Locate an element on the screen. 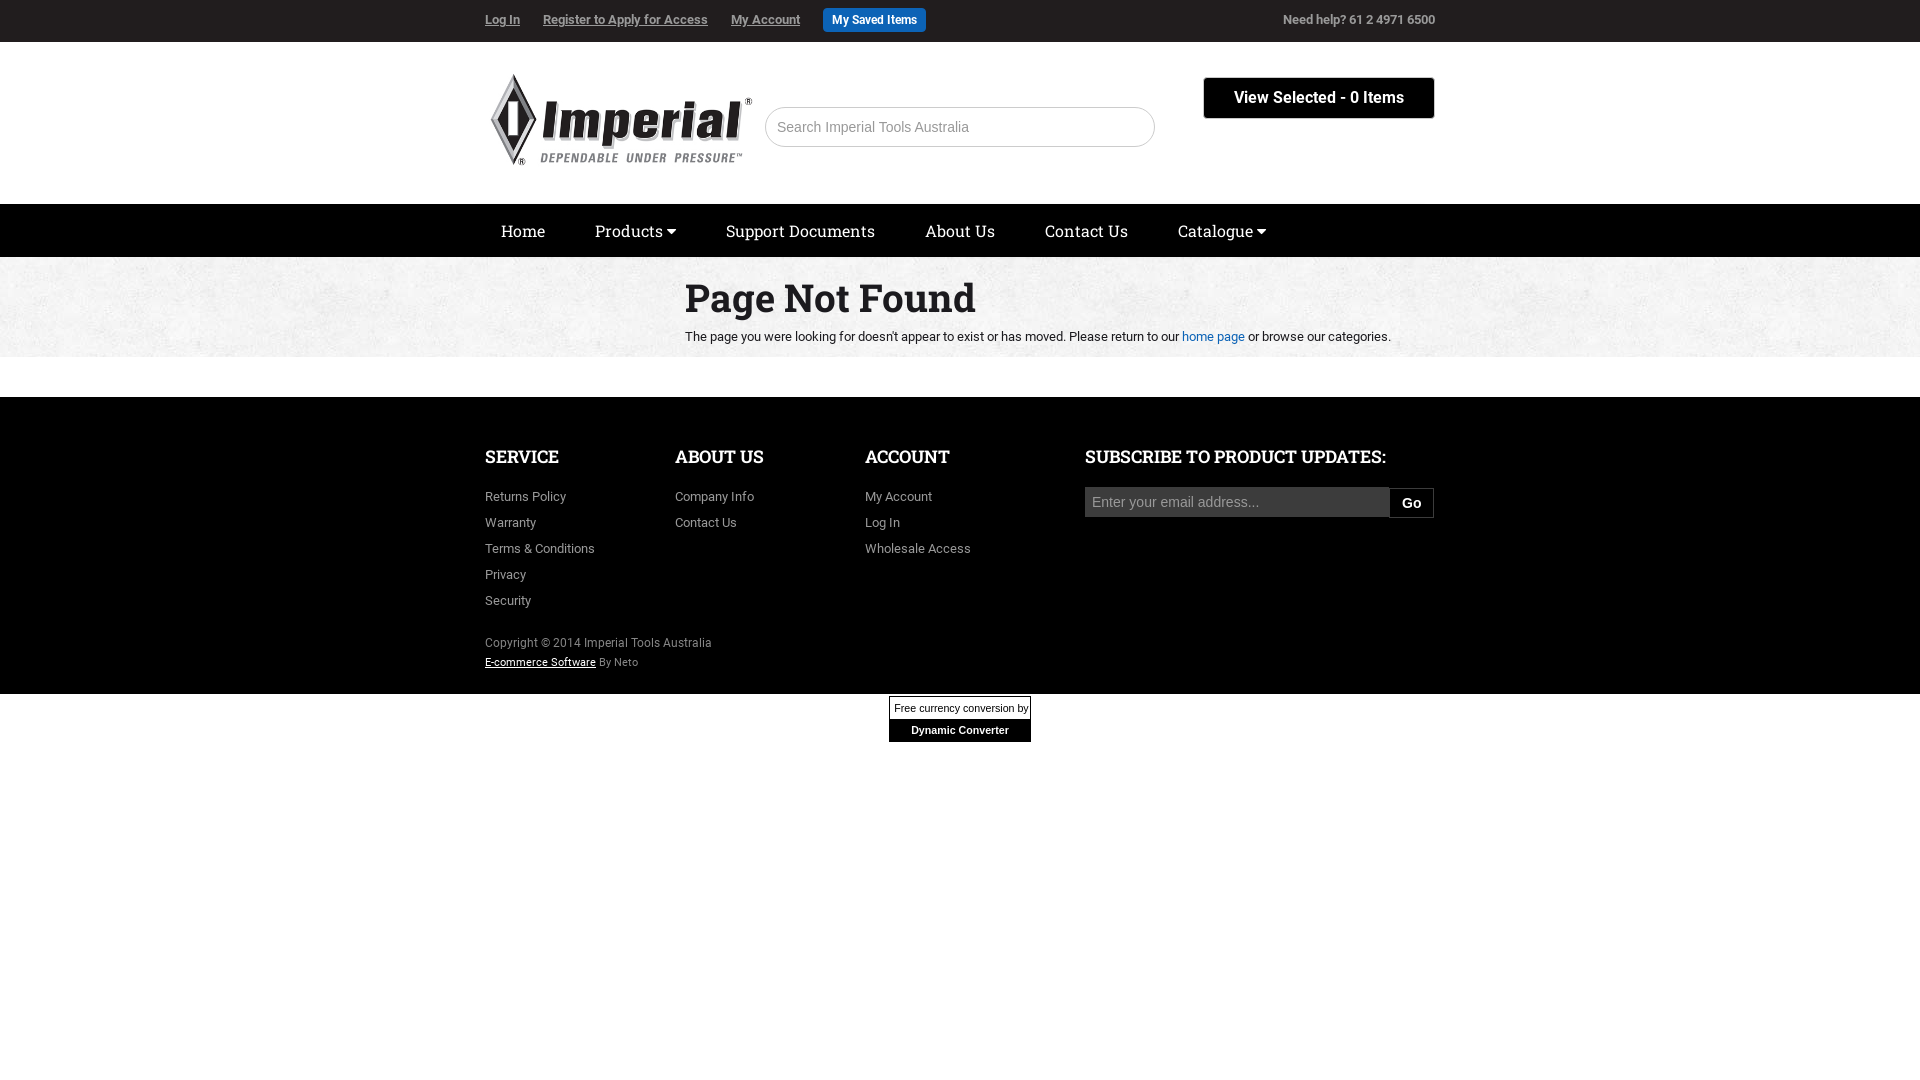 This screenshot has width=1920, height=1080. 'Privacy' is located at coordinates (505, 574).